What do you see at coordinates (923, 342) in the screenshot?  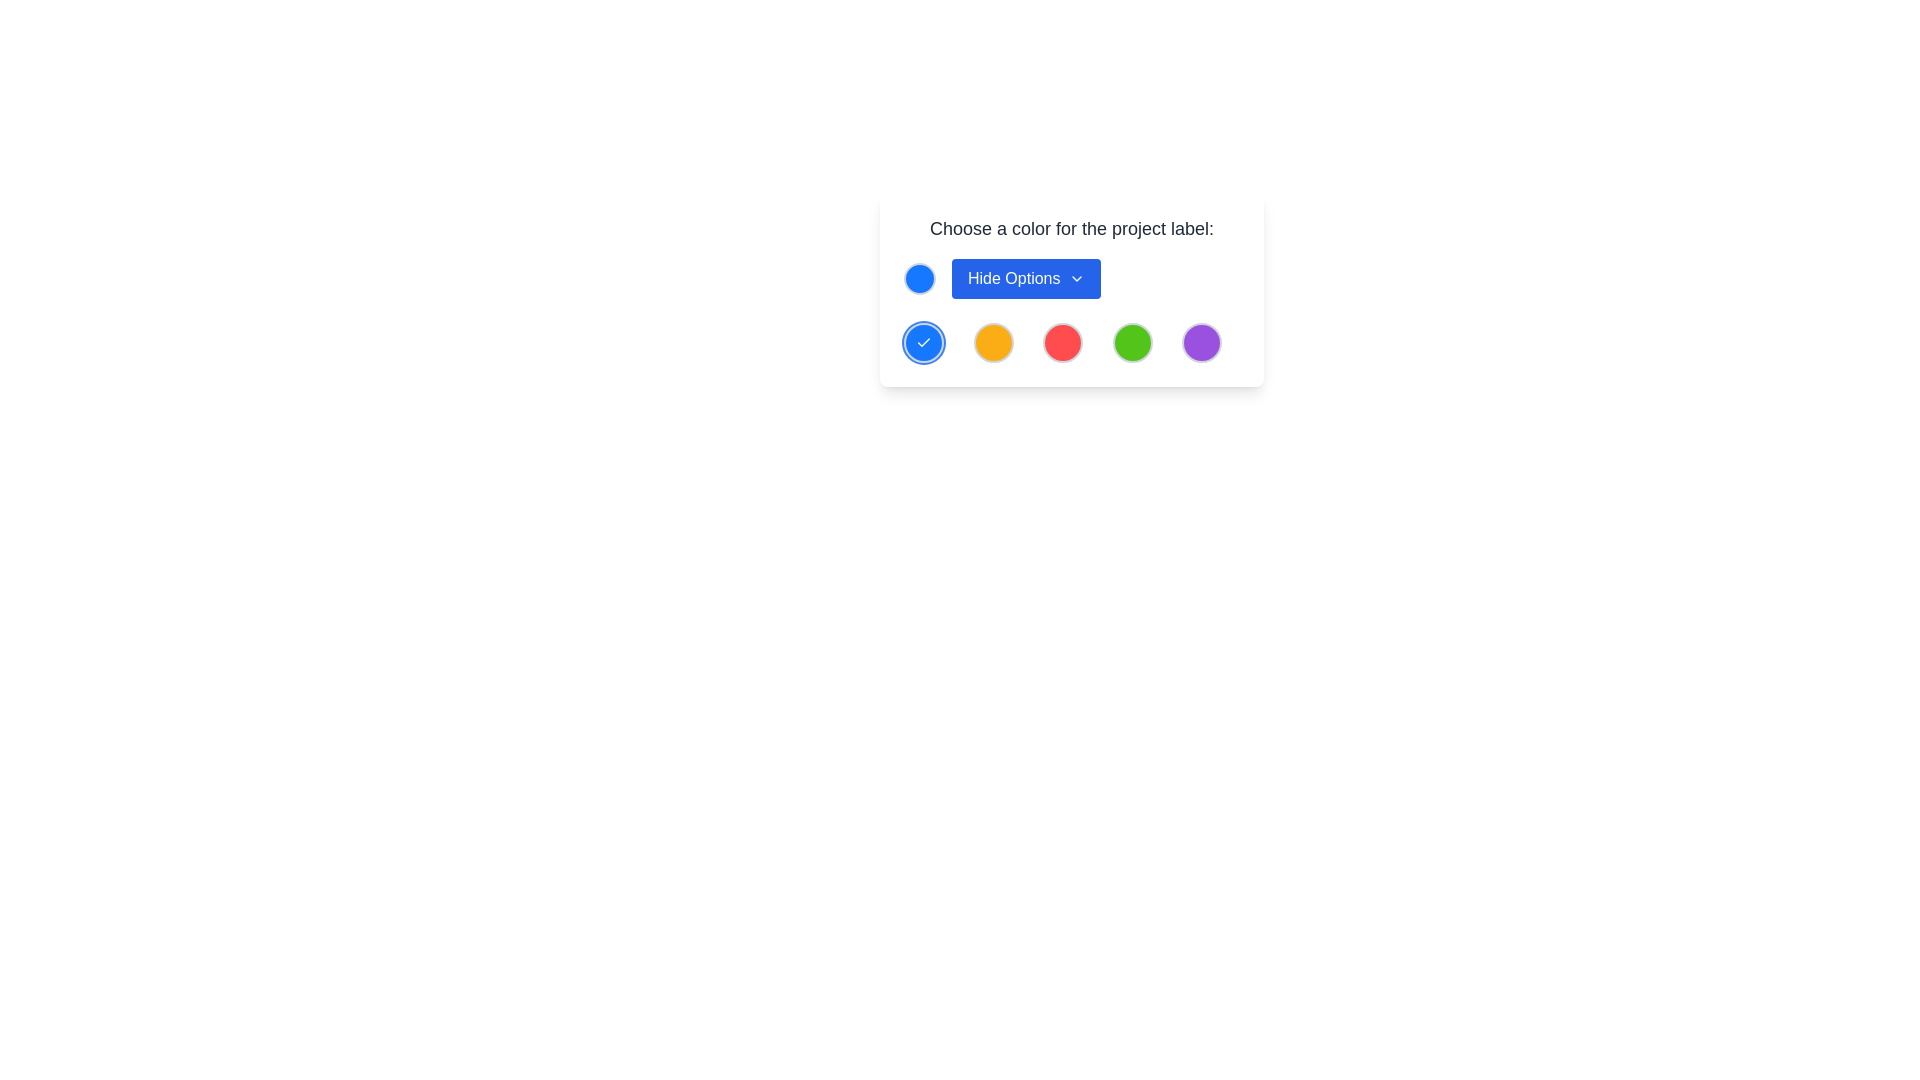 I see `the checkmark icon indicating the selected state of the blue color option in the color selection interface to confirm the selection` at bounding box center [923, 342].